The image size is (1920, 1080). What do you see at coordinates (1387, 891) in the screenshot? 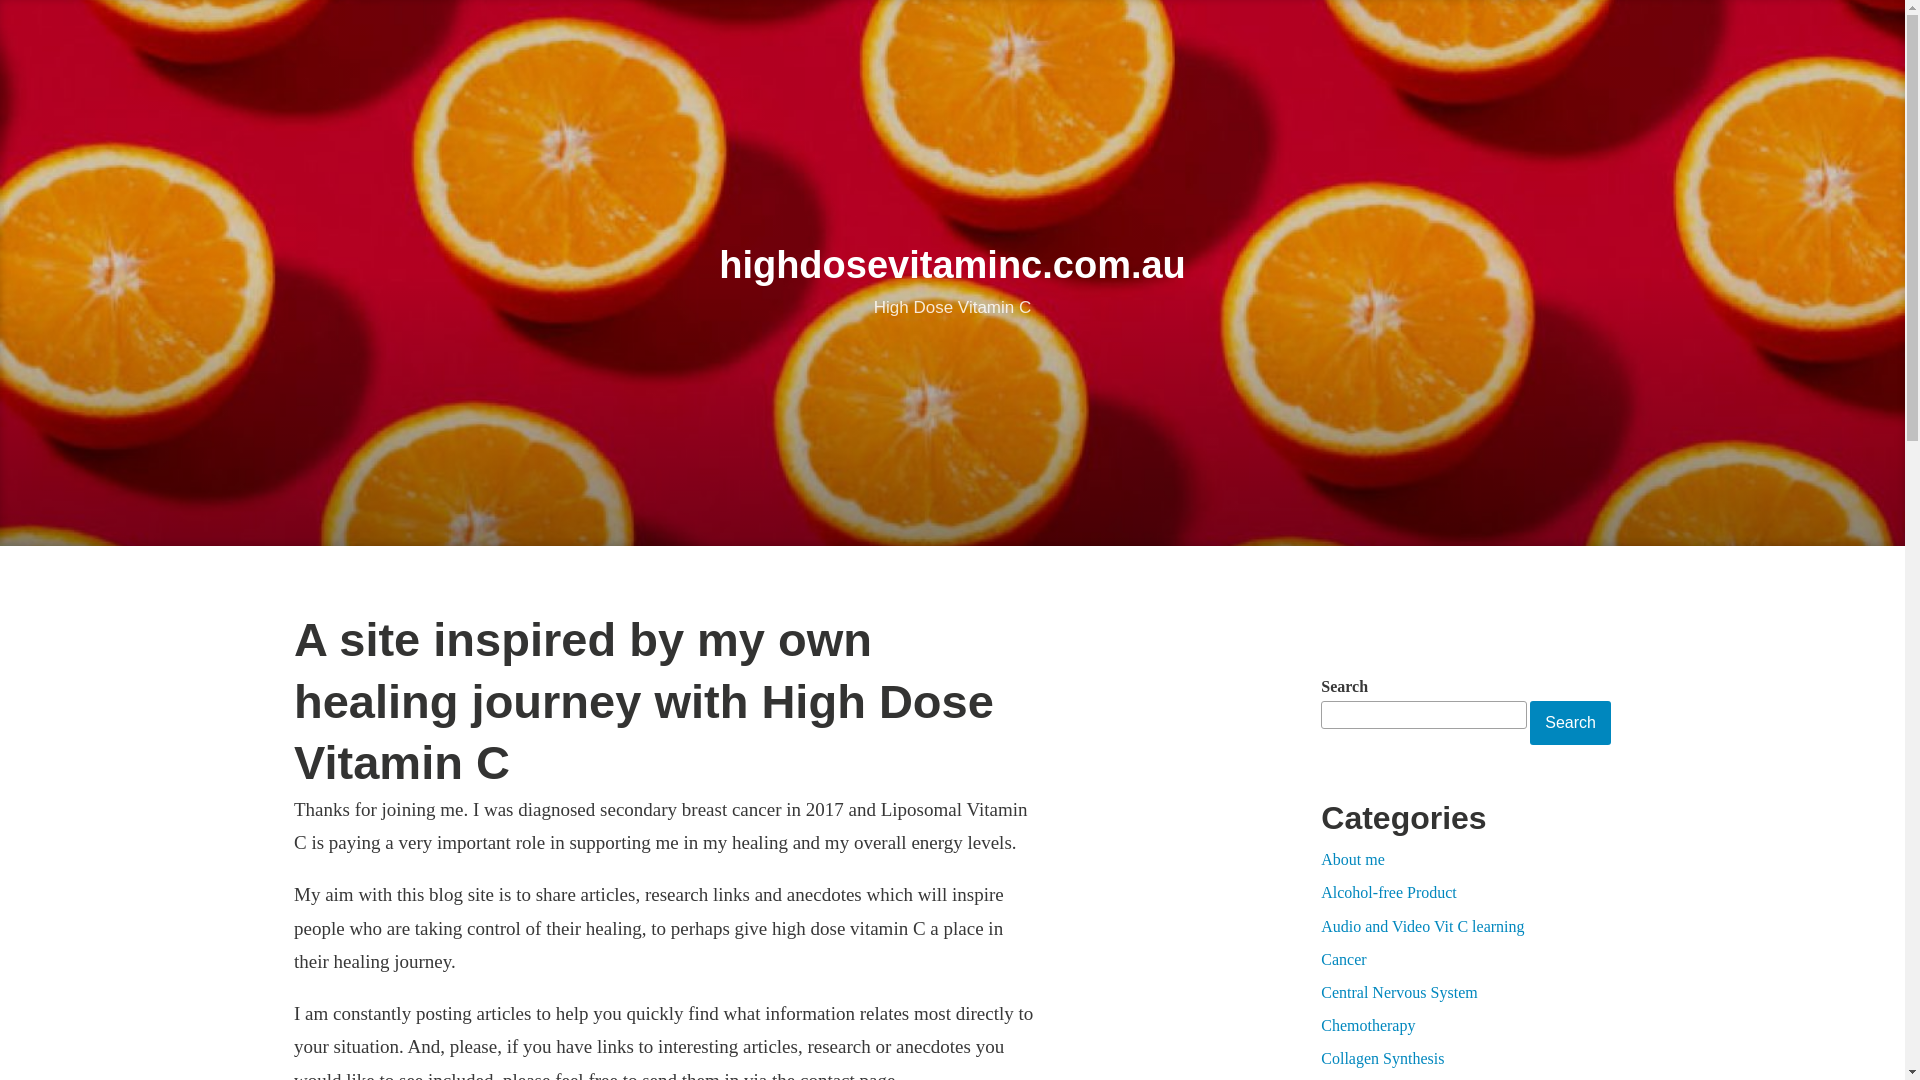
I see `'Alcohol-free Product'` at bounding box center [1387, 891].